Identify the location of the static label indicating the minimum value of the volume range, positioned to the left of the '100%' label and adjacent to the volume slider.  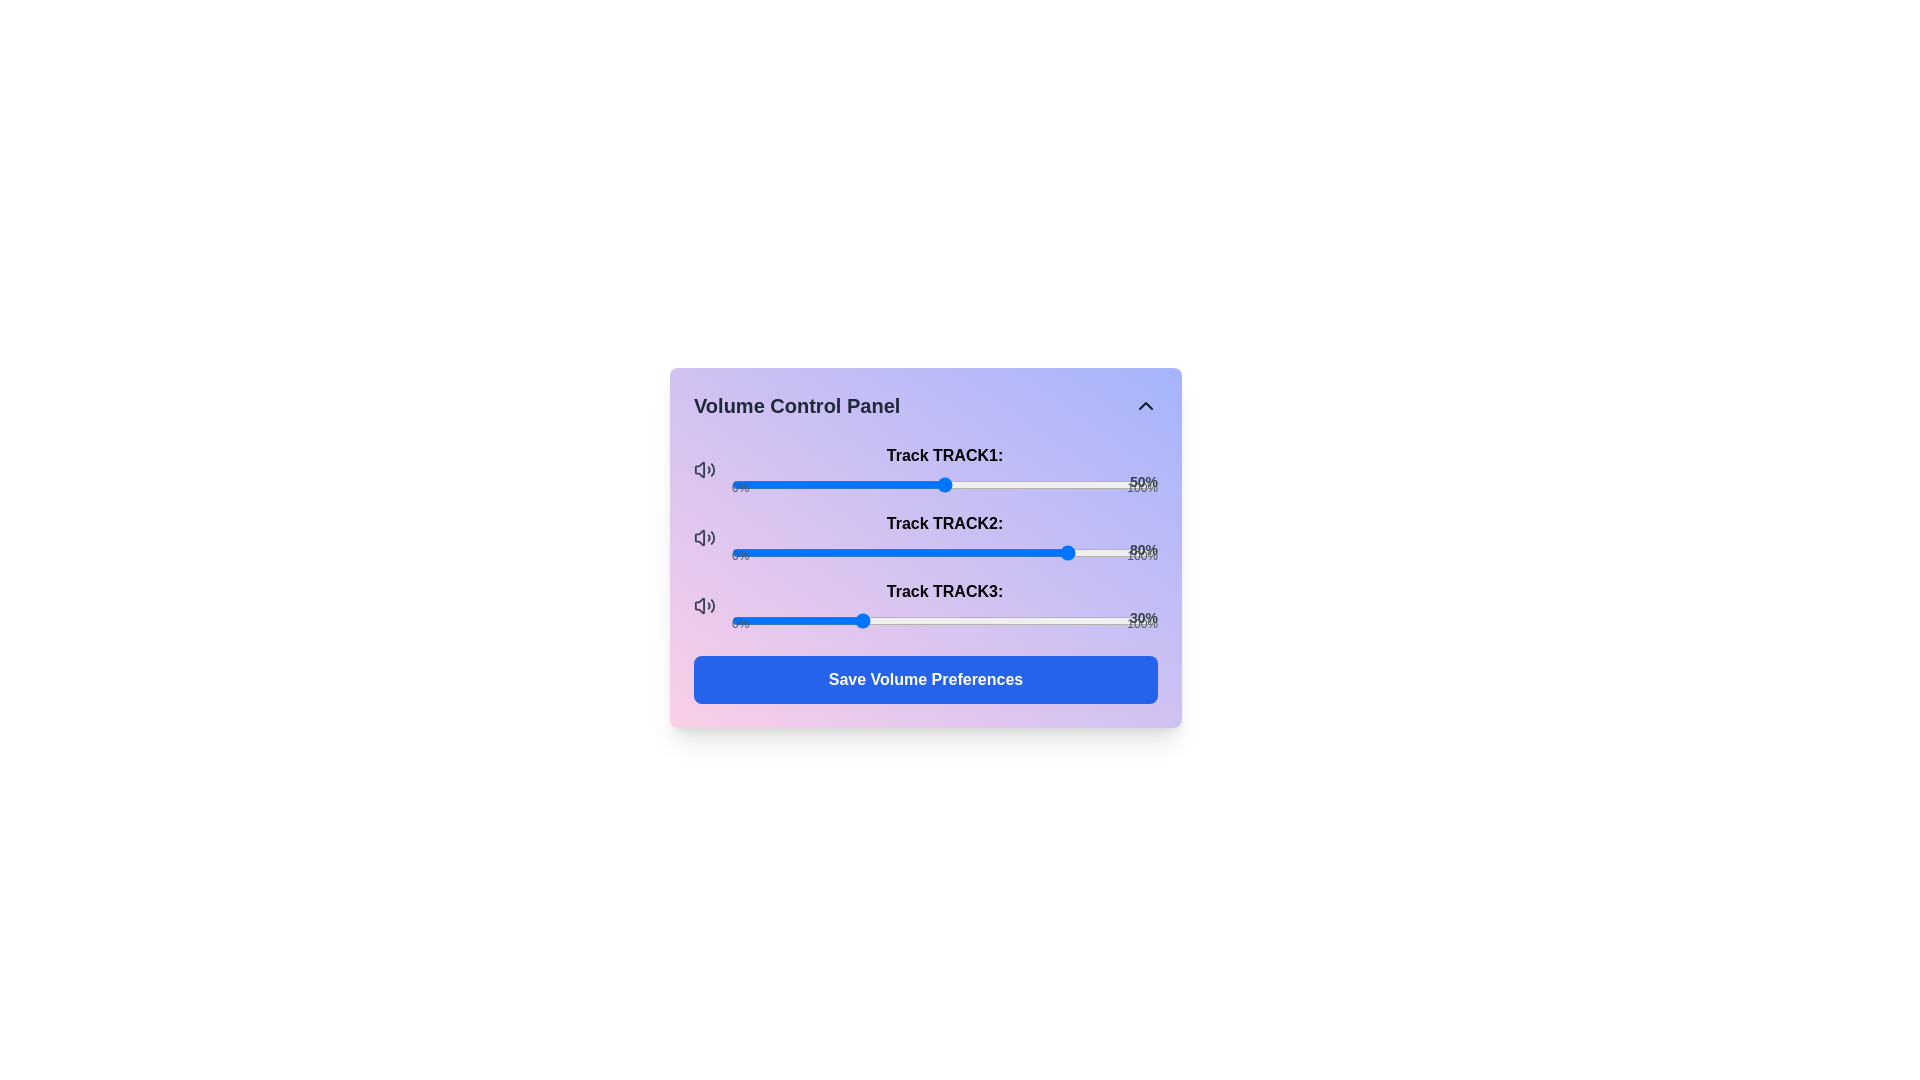
(739, 488).